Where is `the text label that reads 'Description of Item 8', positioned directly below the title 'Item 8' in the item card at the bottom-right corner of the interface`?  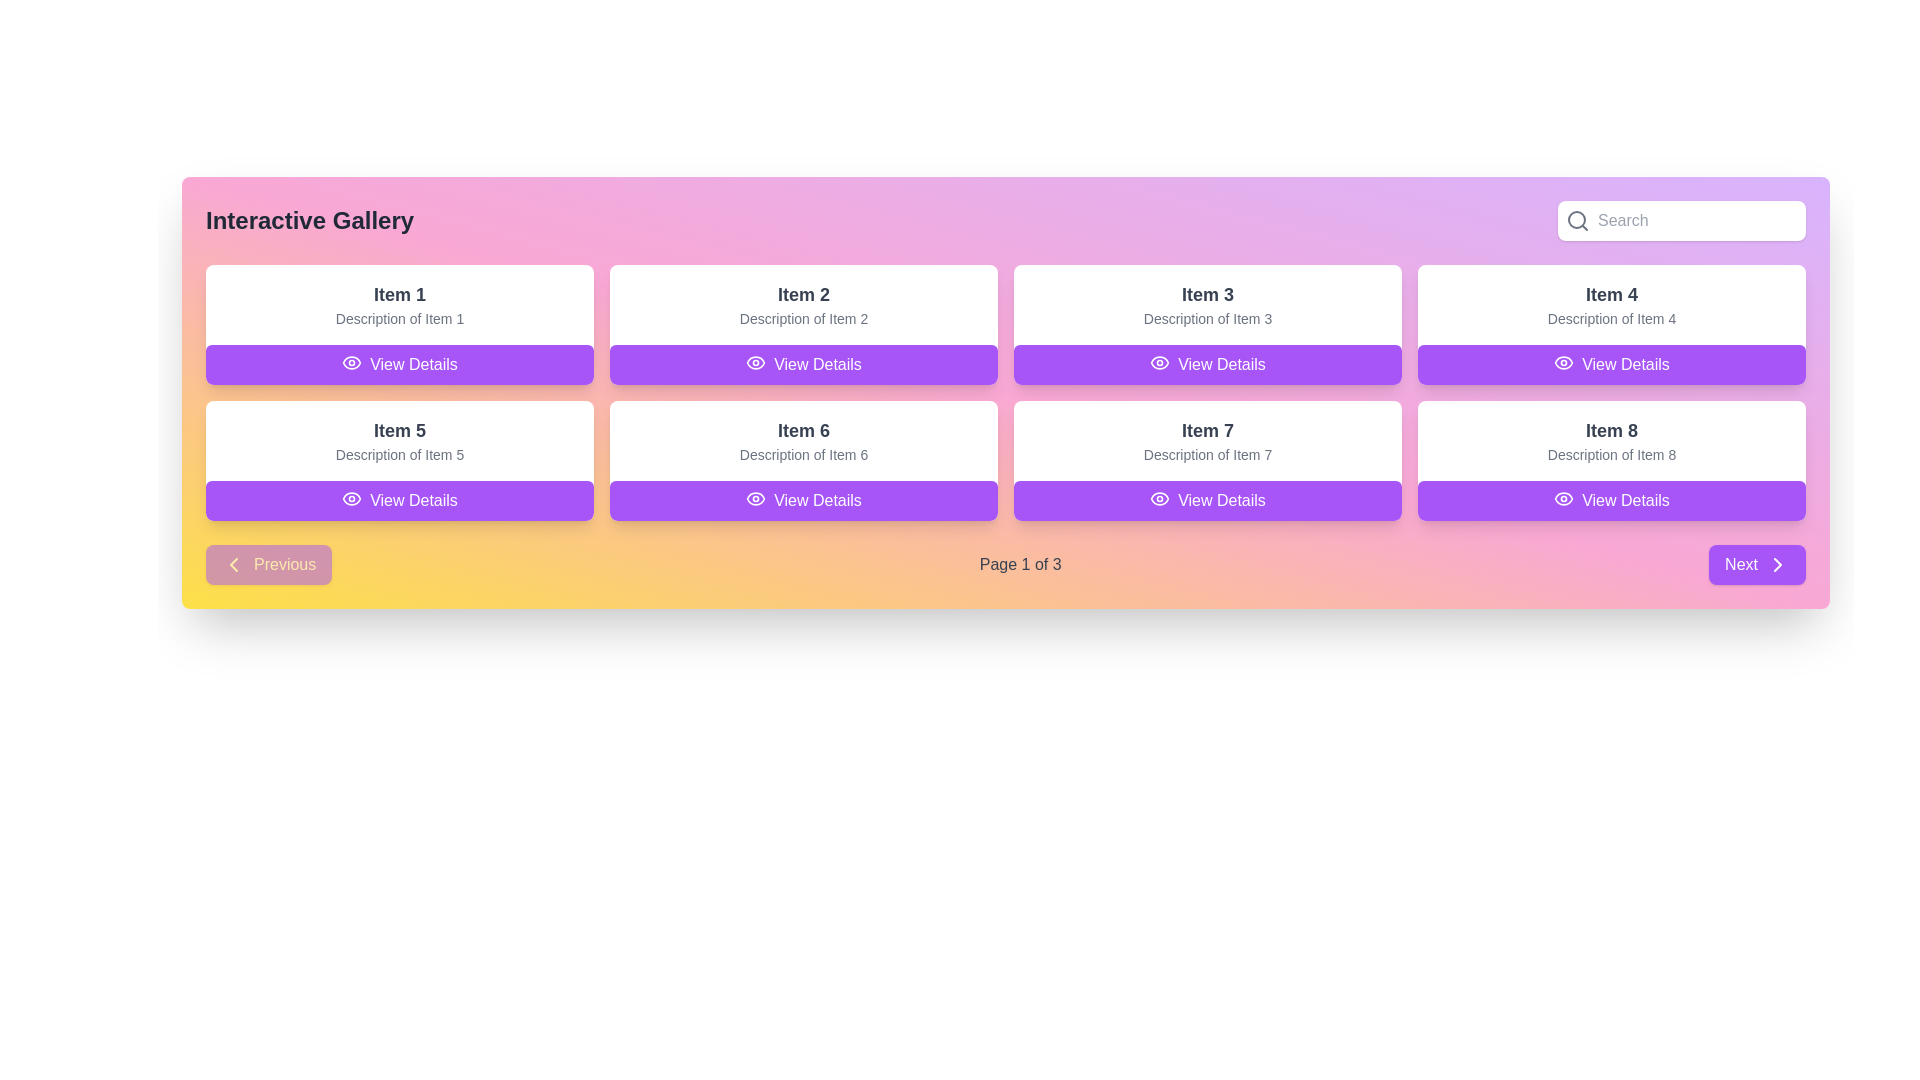
the text label that reads 'Description of Item 8', positioned directly below the title 'Item 8' in the item card at the bottom-right corner of the interface is located at coordinates (1612, 455).